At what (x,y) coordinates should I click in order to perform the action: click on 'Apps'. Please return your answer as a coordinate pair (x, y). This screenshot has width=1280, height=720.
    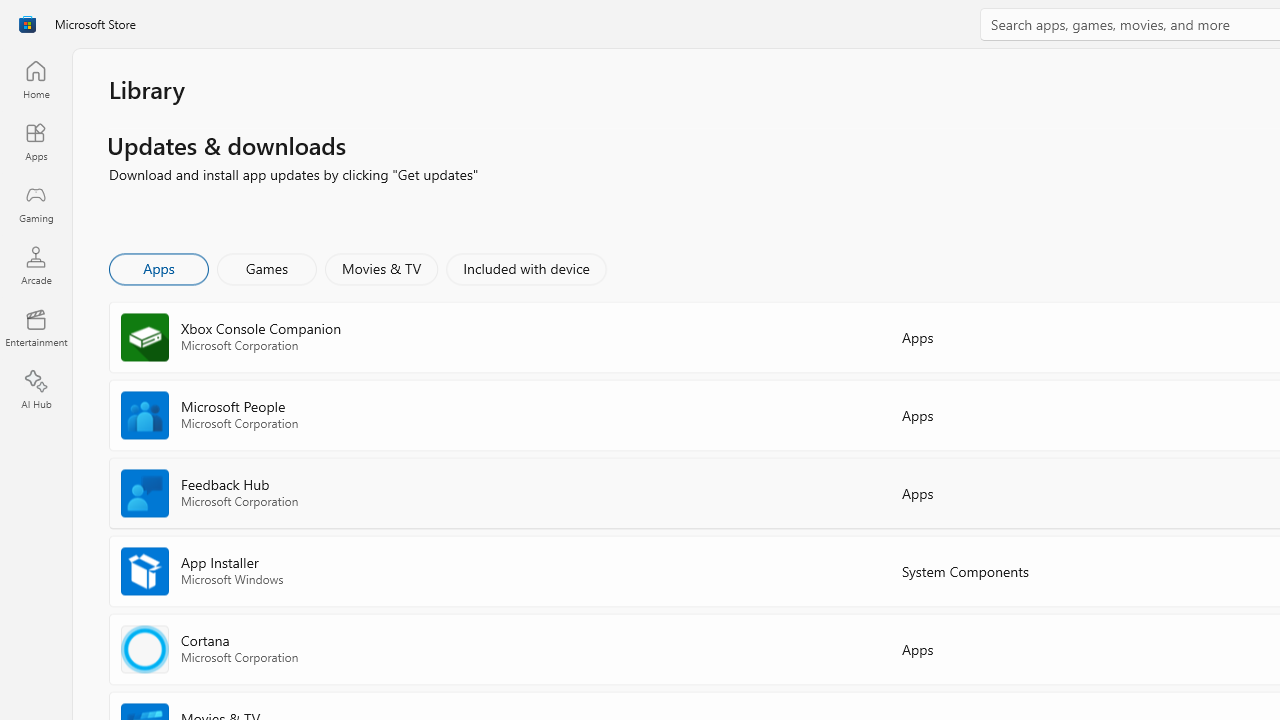
    Looking at the image, I should click on (157, 267).